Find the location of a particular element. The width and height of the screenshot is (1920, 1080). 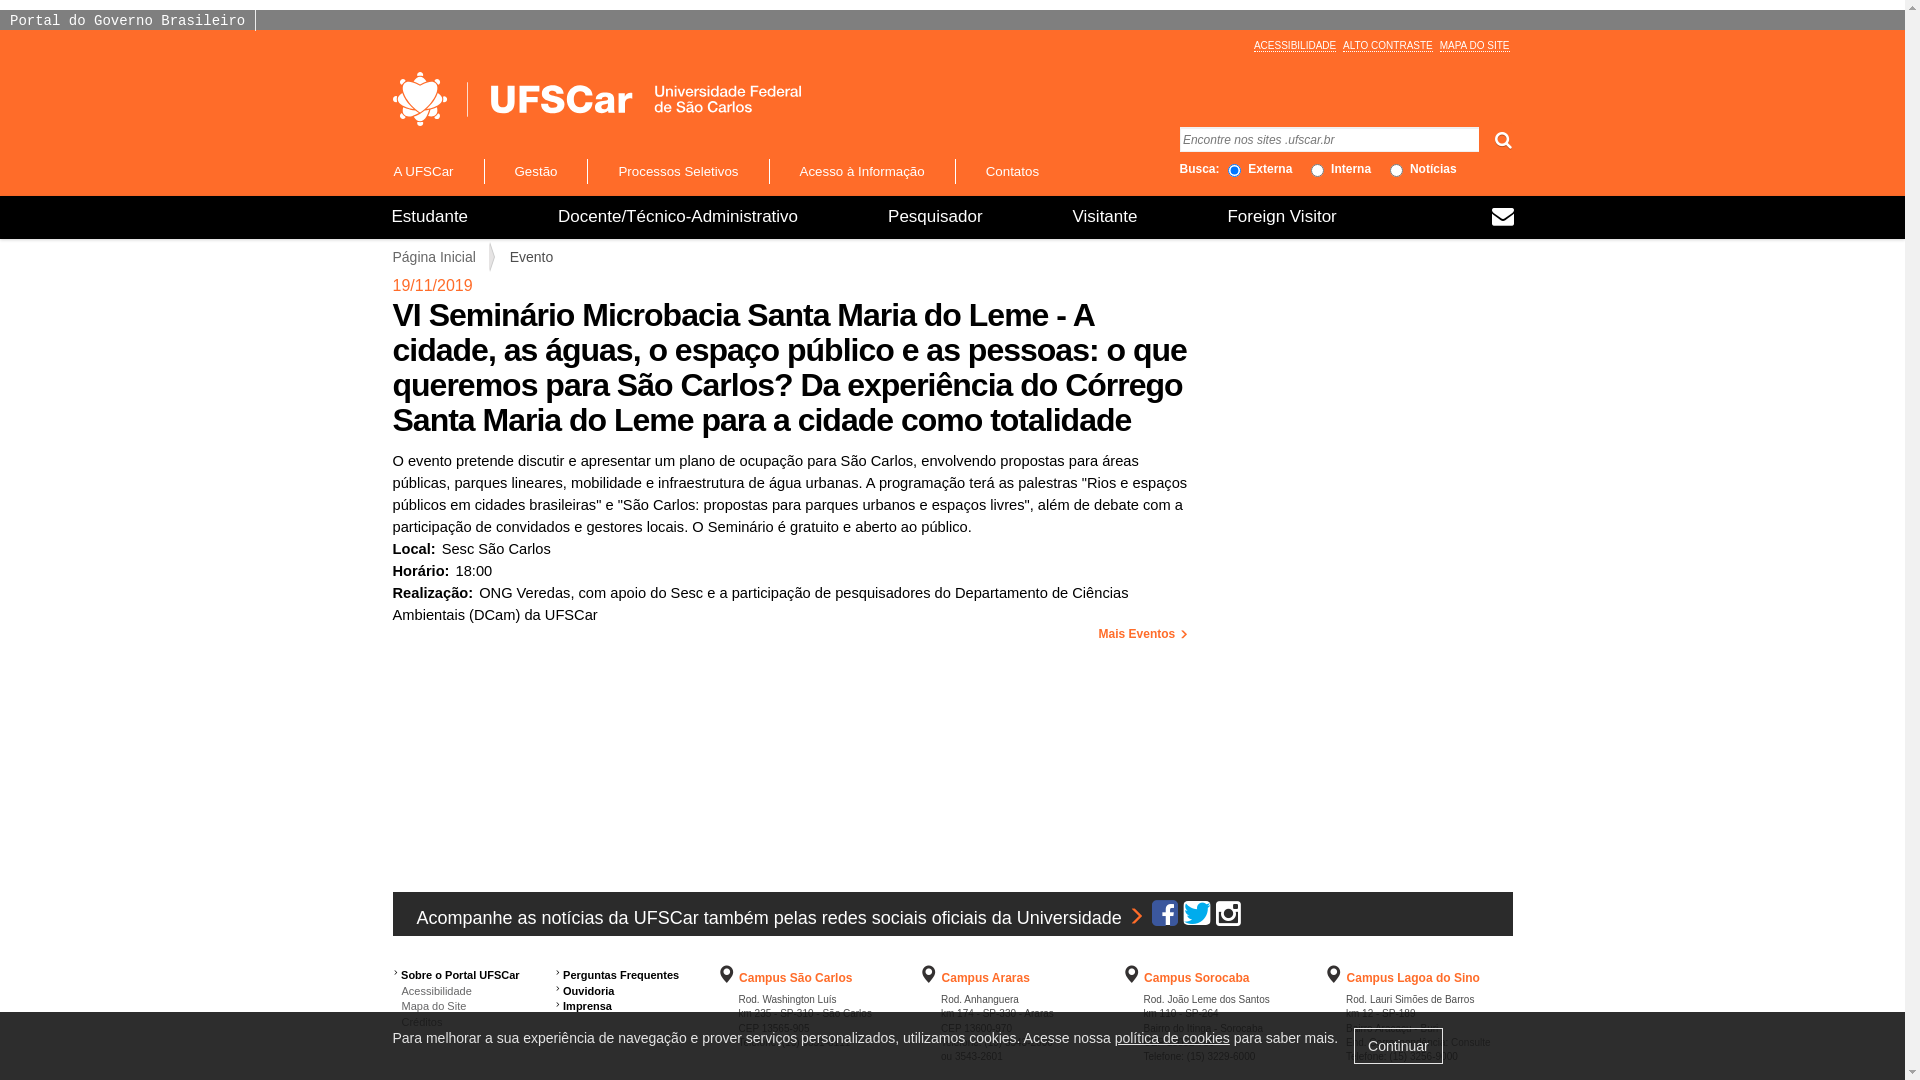

'Mapa do Site' is located at coordinates (427, 1006).